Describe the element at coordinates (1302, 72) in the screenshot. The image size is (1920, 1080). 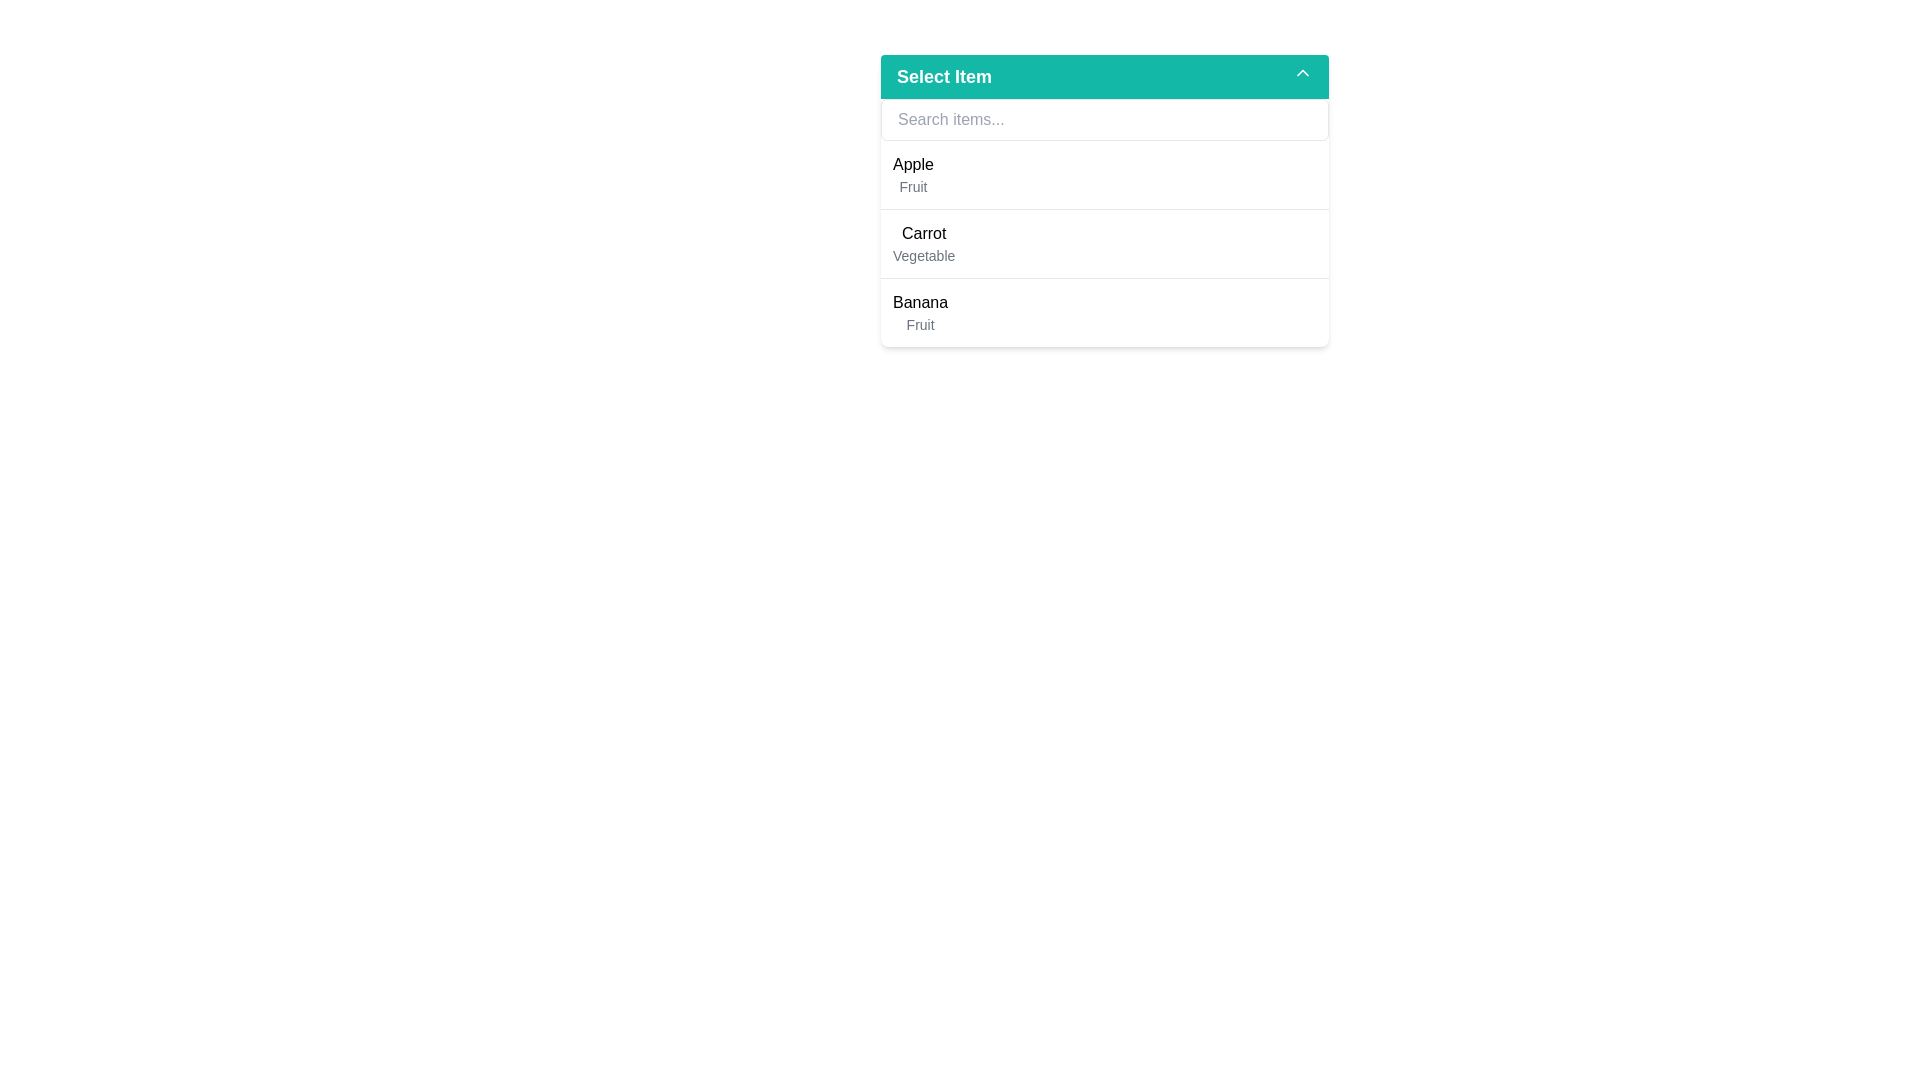
I see `the chevron-up icon located at the right end of the 'Select Item' header bar` at that location.